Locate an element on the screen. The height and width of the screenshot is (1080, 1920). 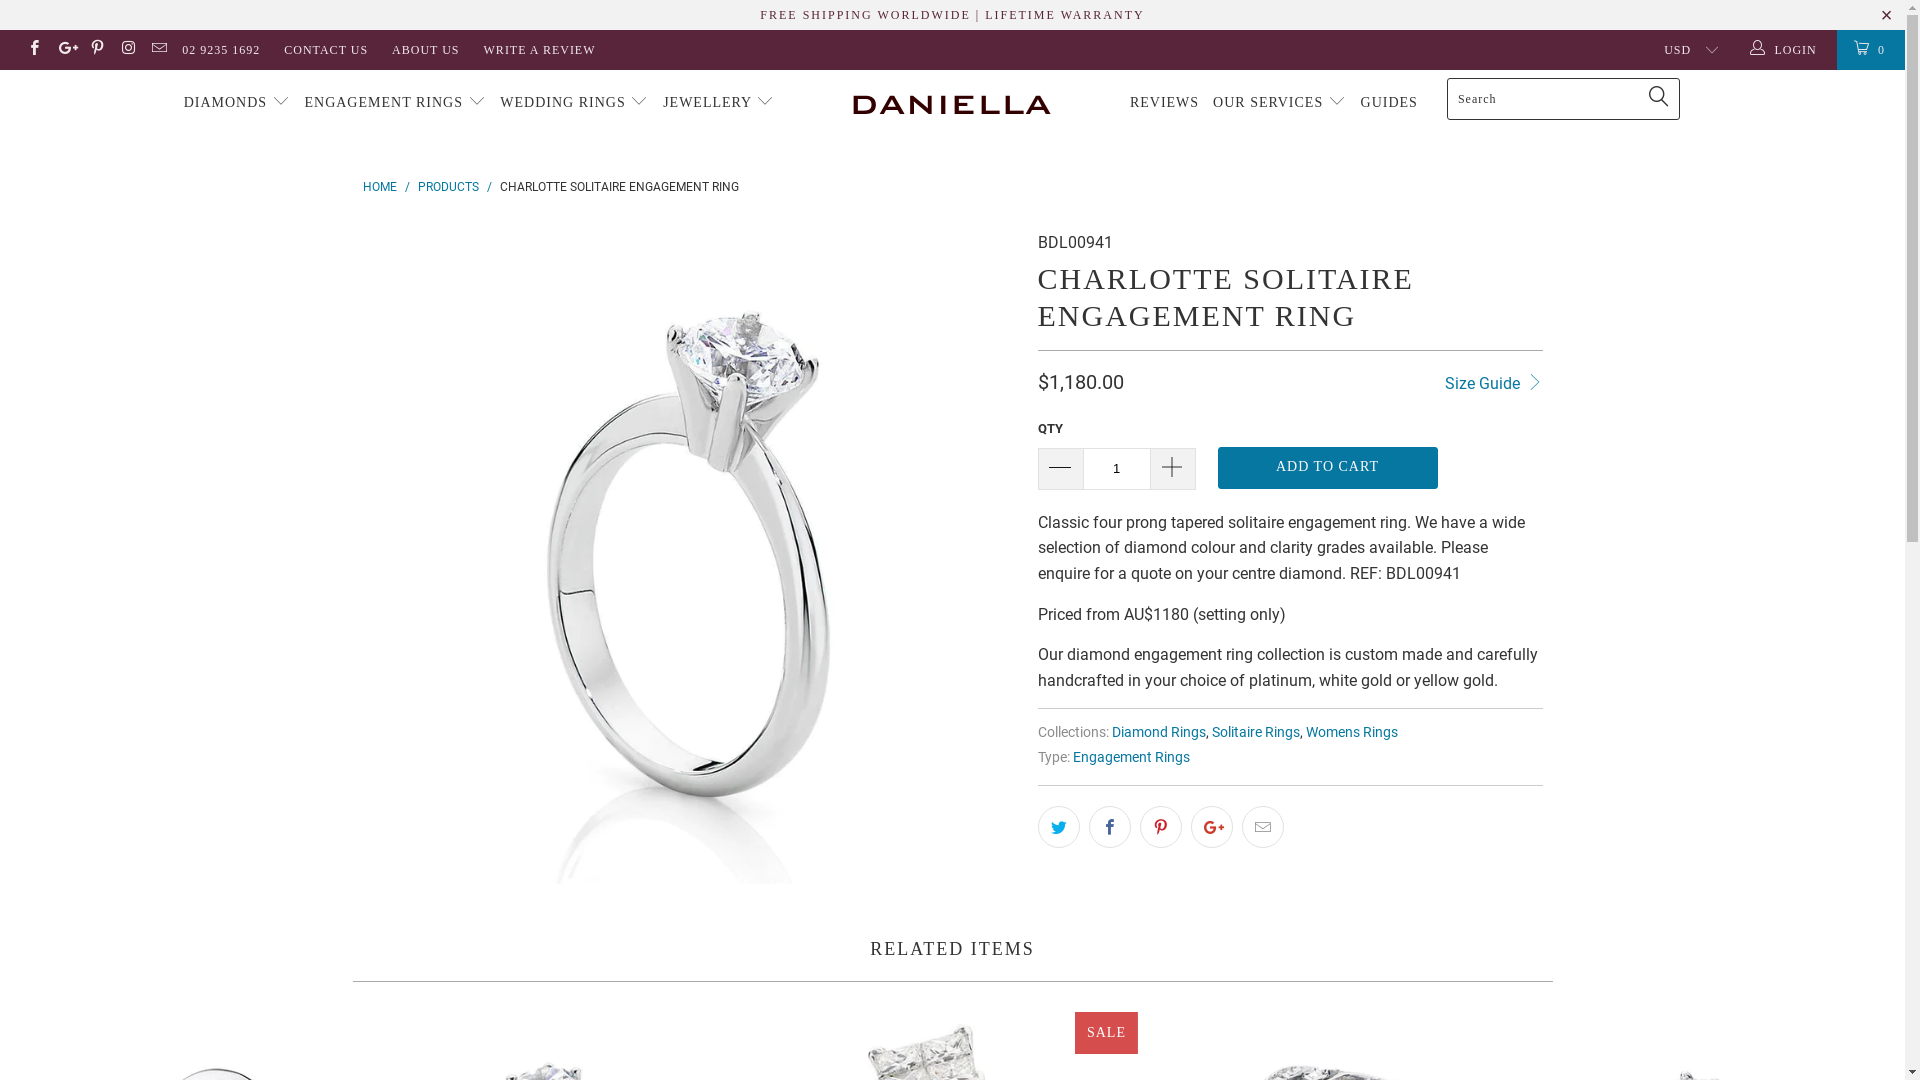
'ABOUT US' is located at coordinates (392, 49).